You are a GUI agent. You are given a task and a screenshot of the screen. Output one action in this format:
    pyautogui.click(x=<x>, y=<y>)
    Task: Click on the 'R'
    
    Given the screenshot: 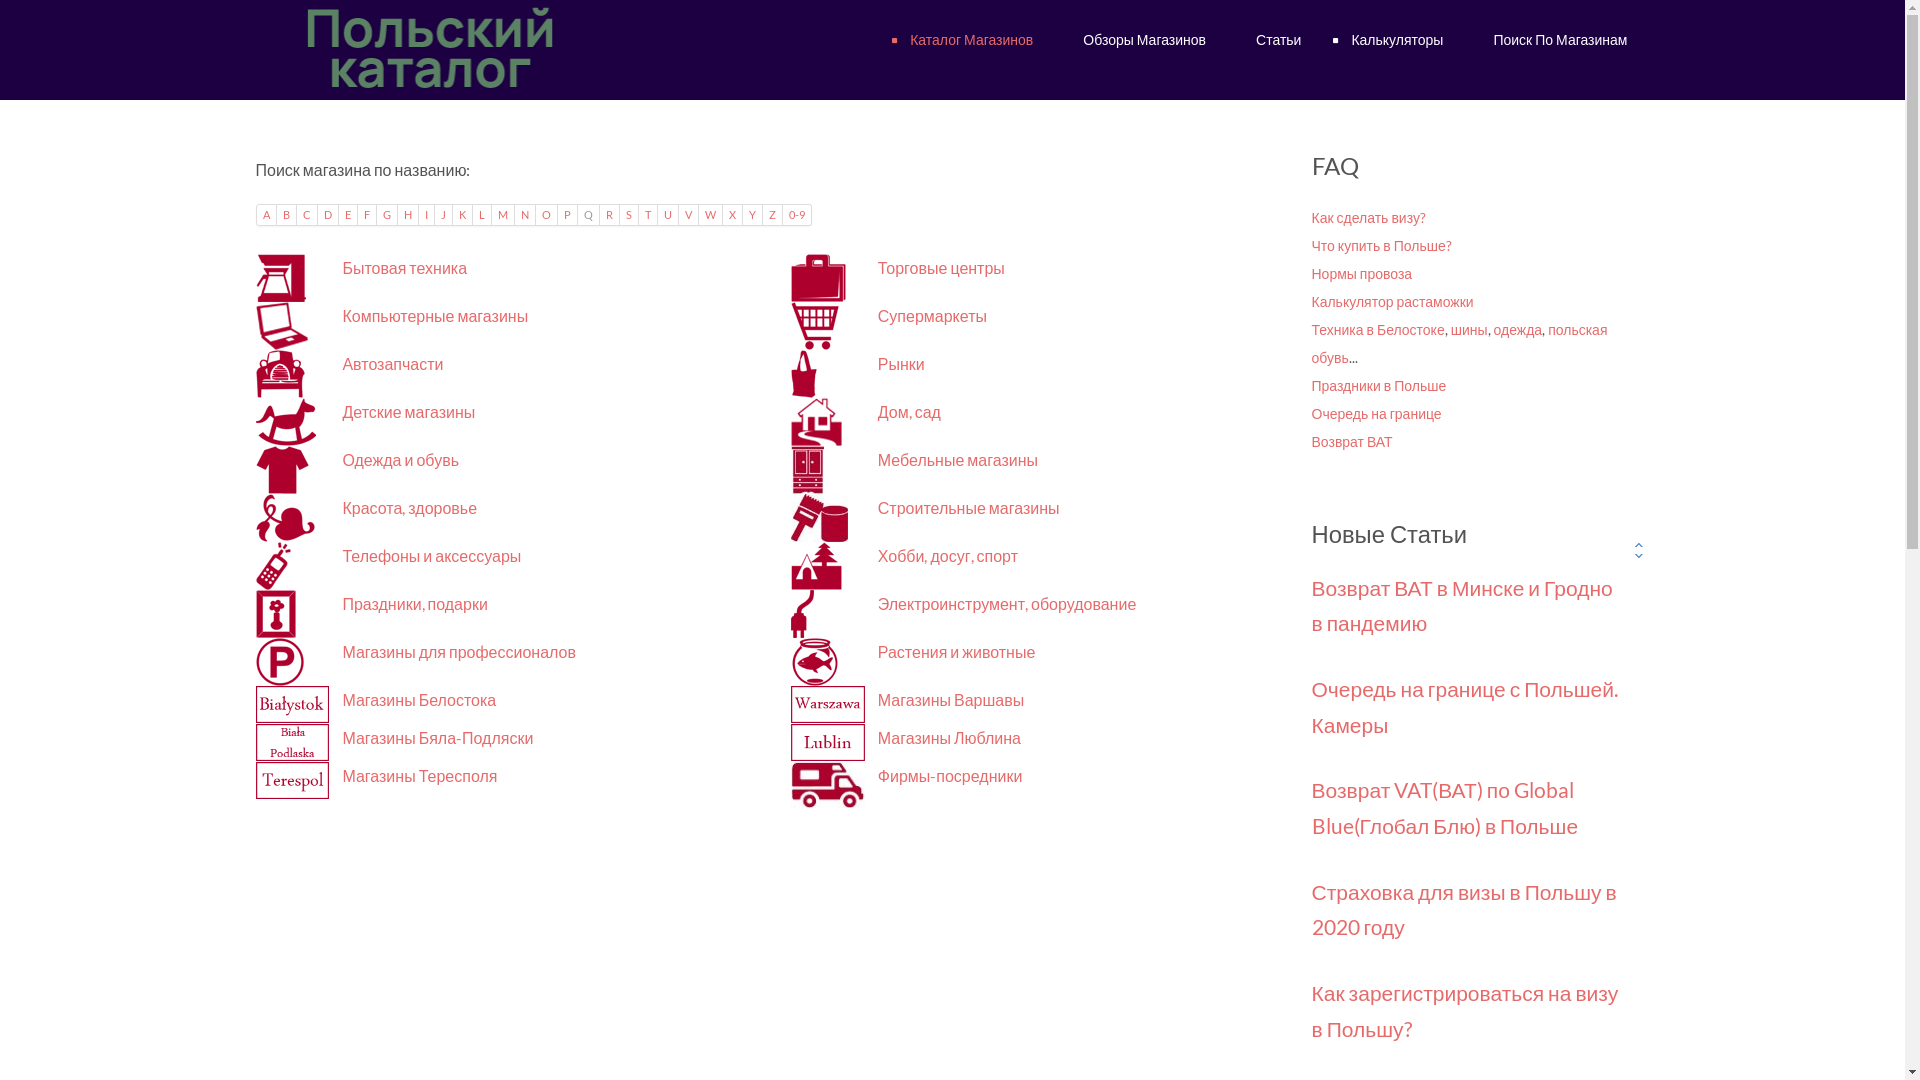 What is the action you would take?
    pyautogui.click(x=599, y=215)
    